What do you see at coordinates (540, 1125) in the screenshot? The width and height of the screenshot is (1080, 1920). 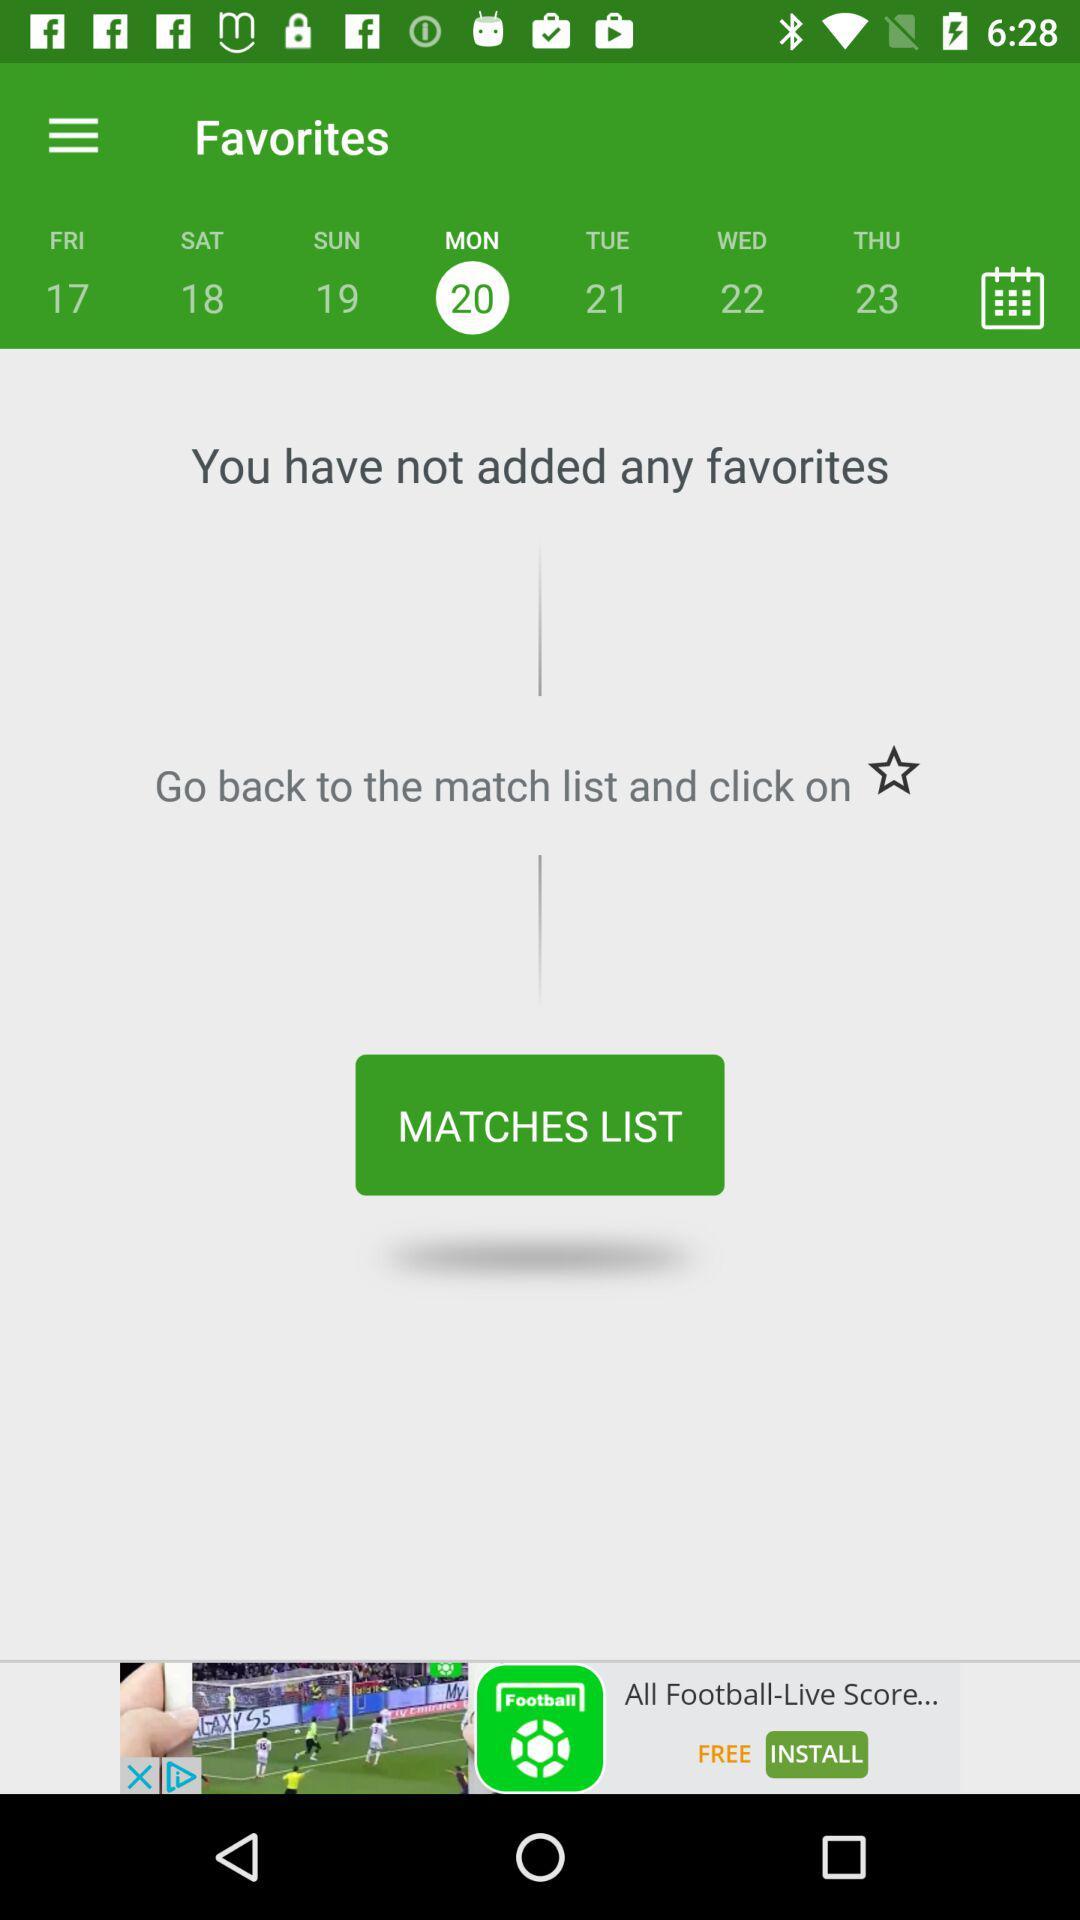 I see `matches list` at bounding box center [540, 1125].